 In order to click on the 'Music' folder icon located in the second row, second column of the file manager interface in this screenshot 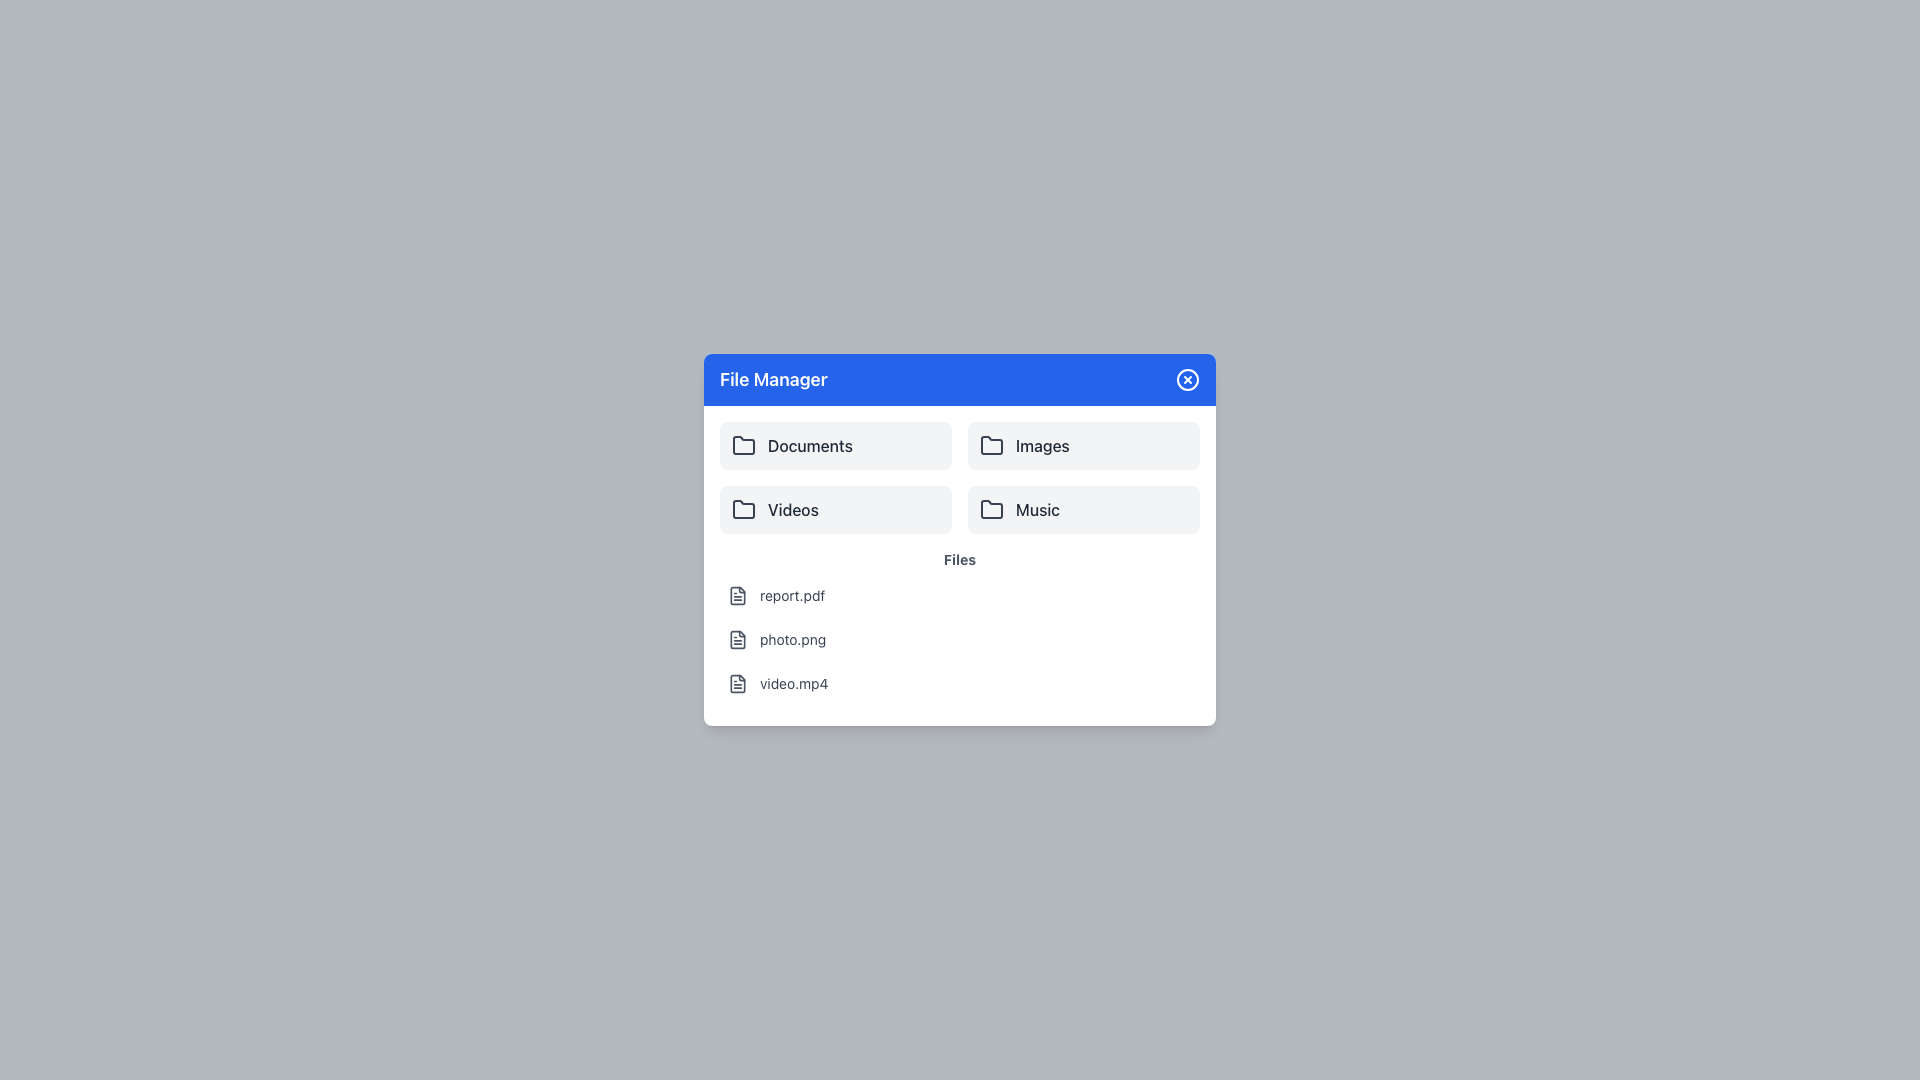, I will do `click(992, 508)`.